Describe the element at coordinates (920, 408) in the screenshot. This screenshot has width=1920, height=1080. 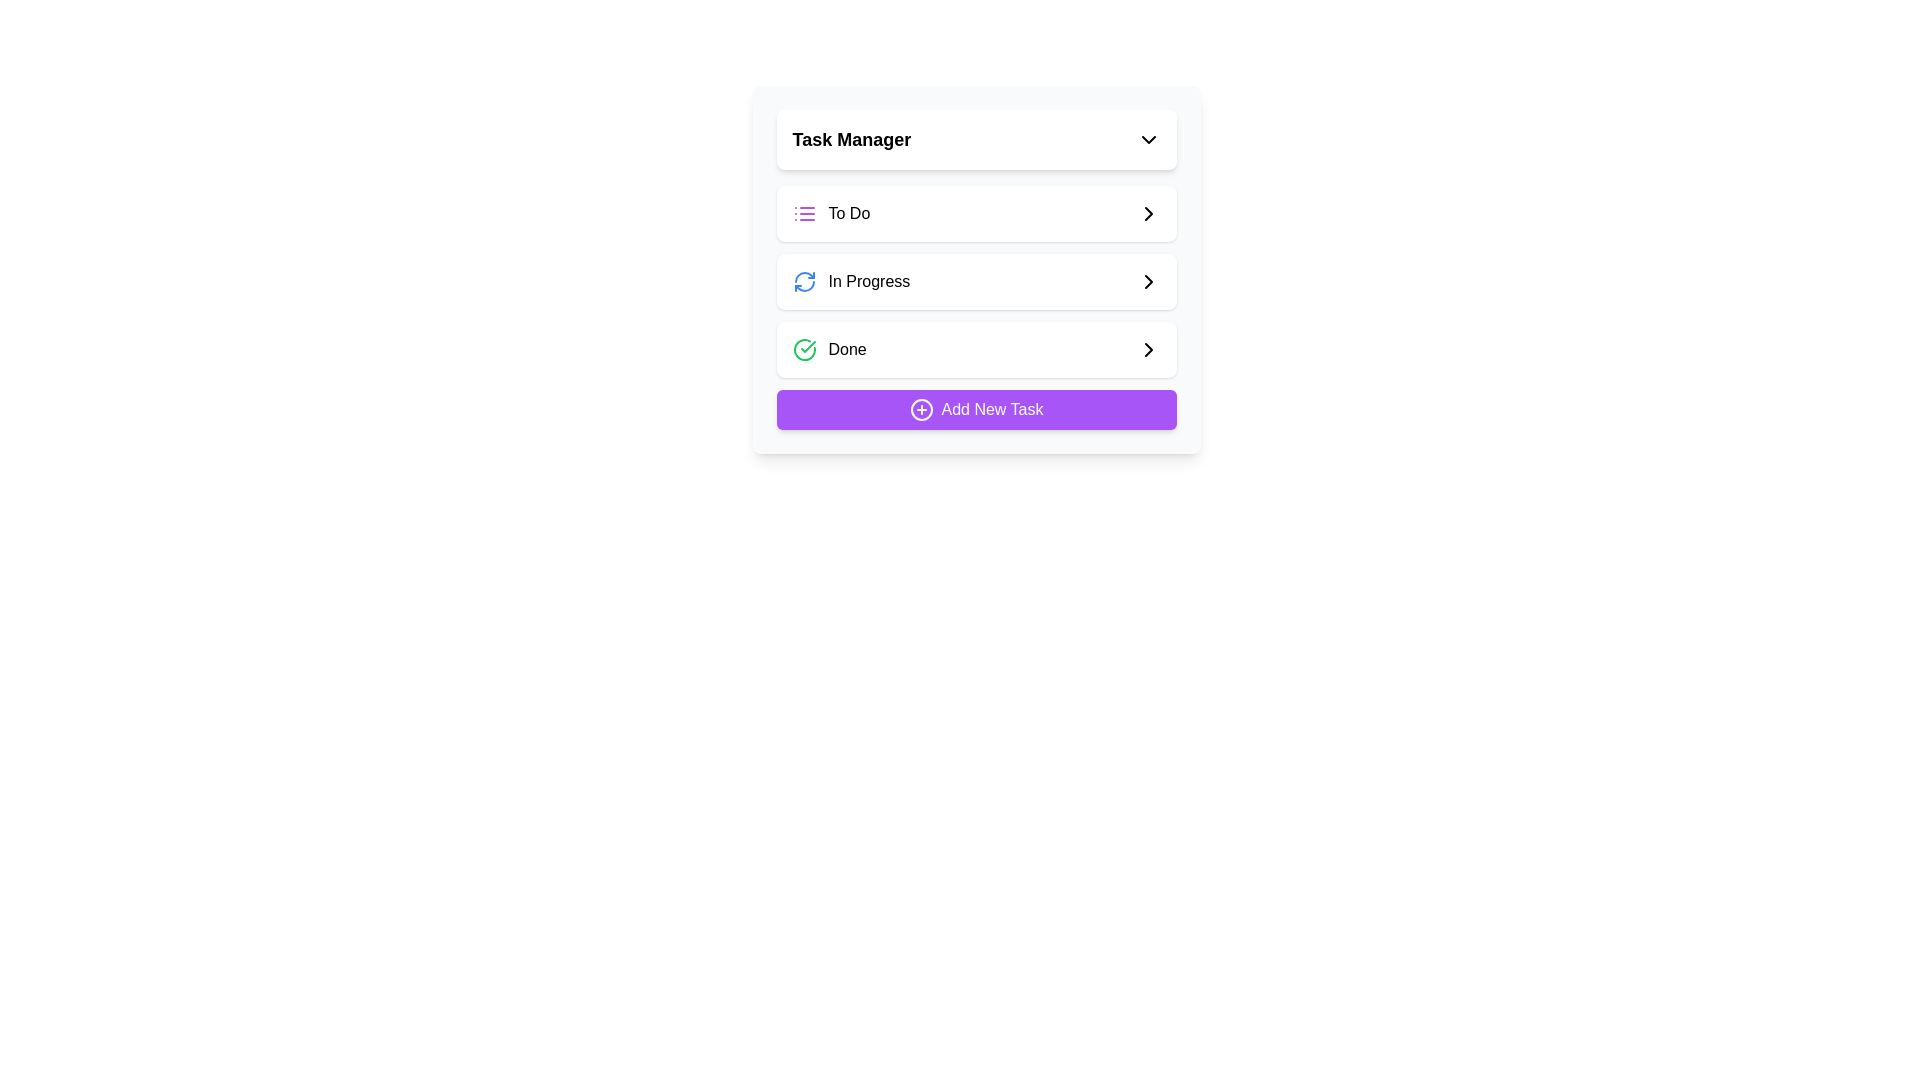
I see `the circular icon with a plus symbol, located to the left of the 'Add New Task' button` at that location.